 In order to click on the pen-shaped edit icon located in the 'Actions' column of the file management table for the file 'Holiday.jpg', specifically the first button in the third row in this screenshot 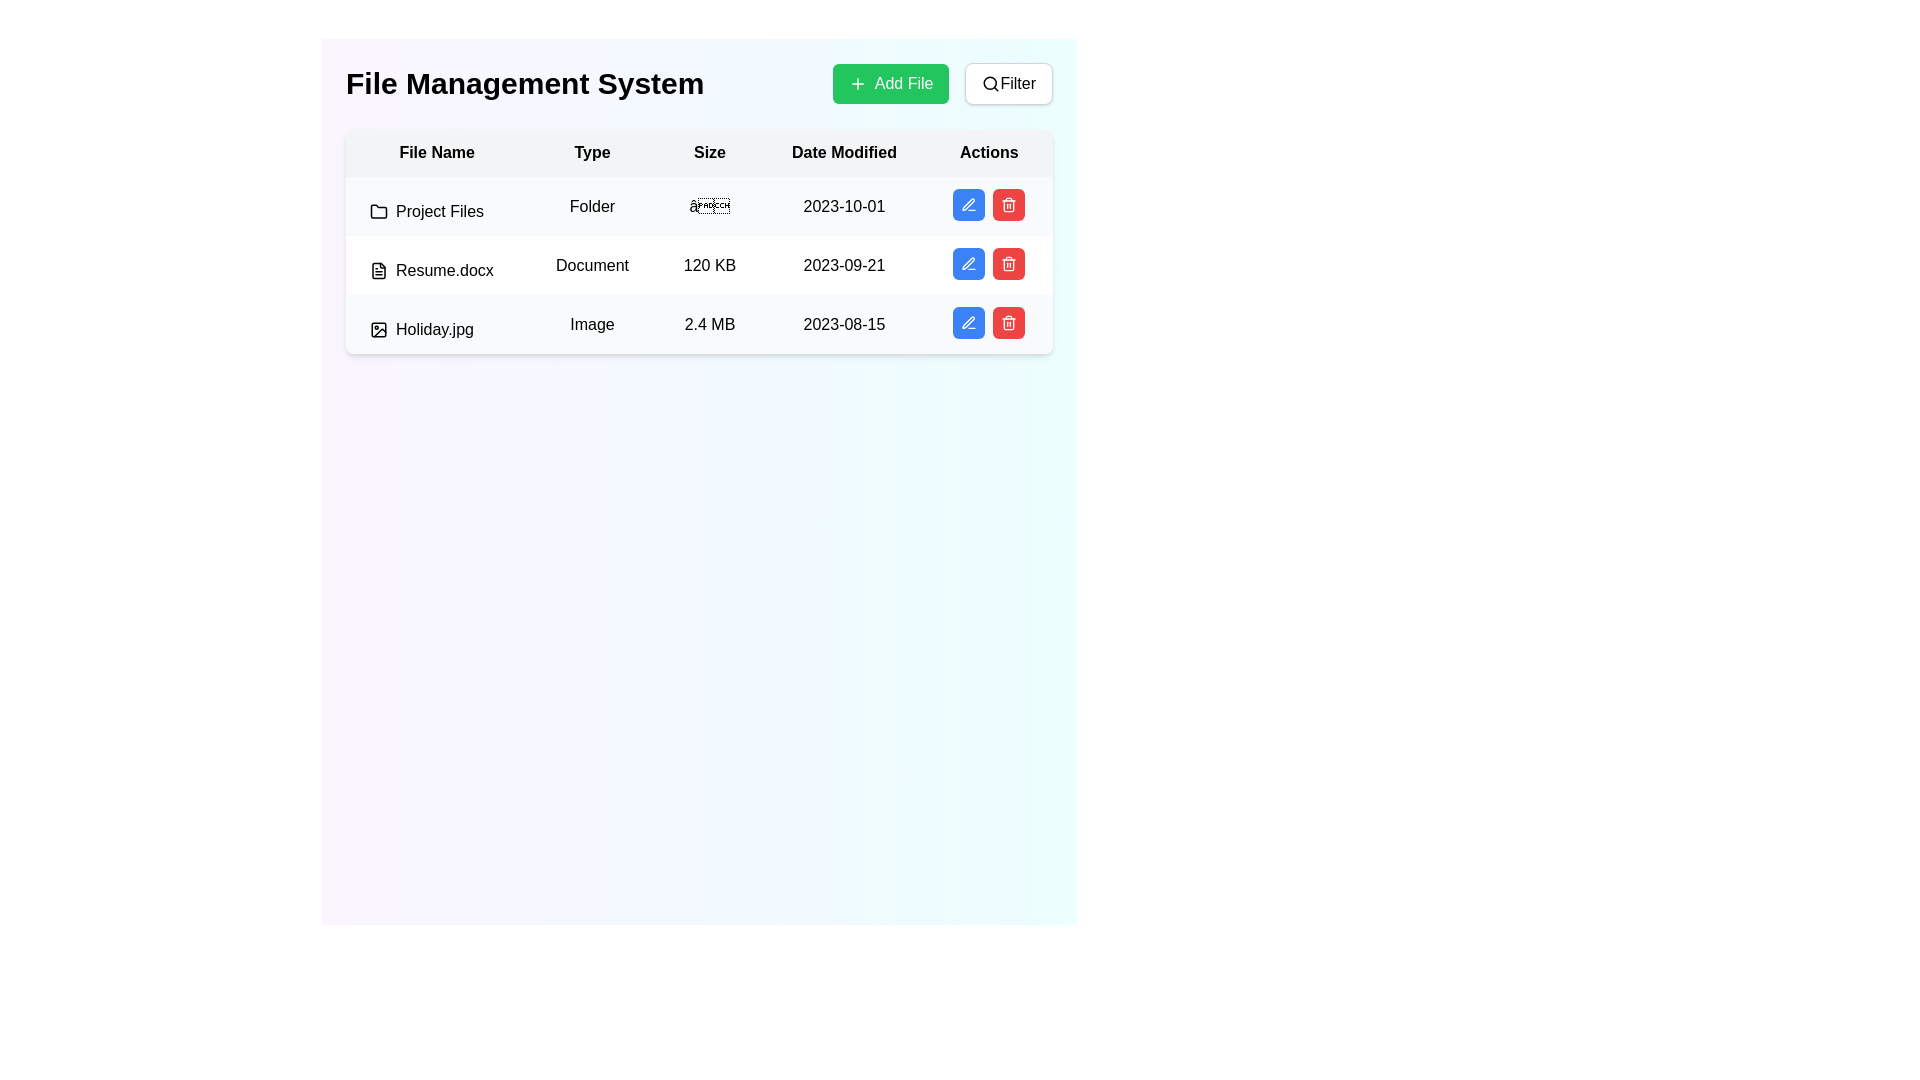, I will do `click(969, 321)`.